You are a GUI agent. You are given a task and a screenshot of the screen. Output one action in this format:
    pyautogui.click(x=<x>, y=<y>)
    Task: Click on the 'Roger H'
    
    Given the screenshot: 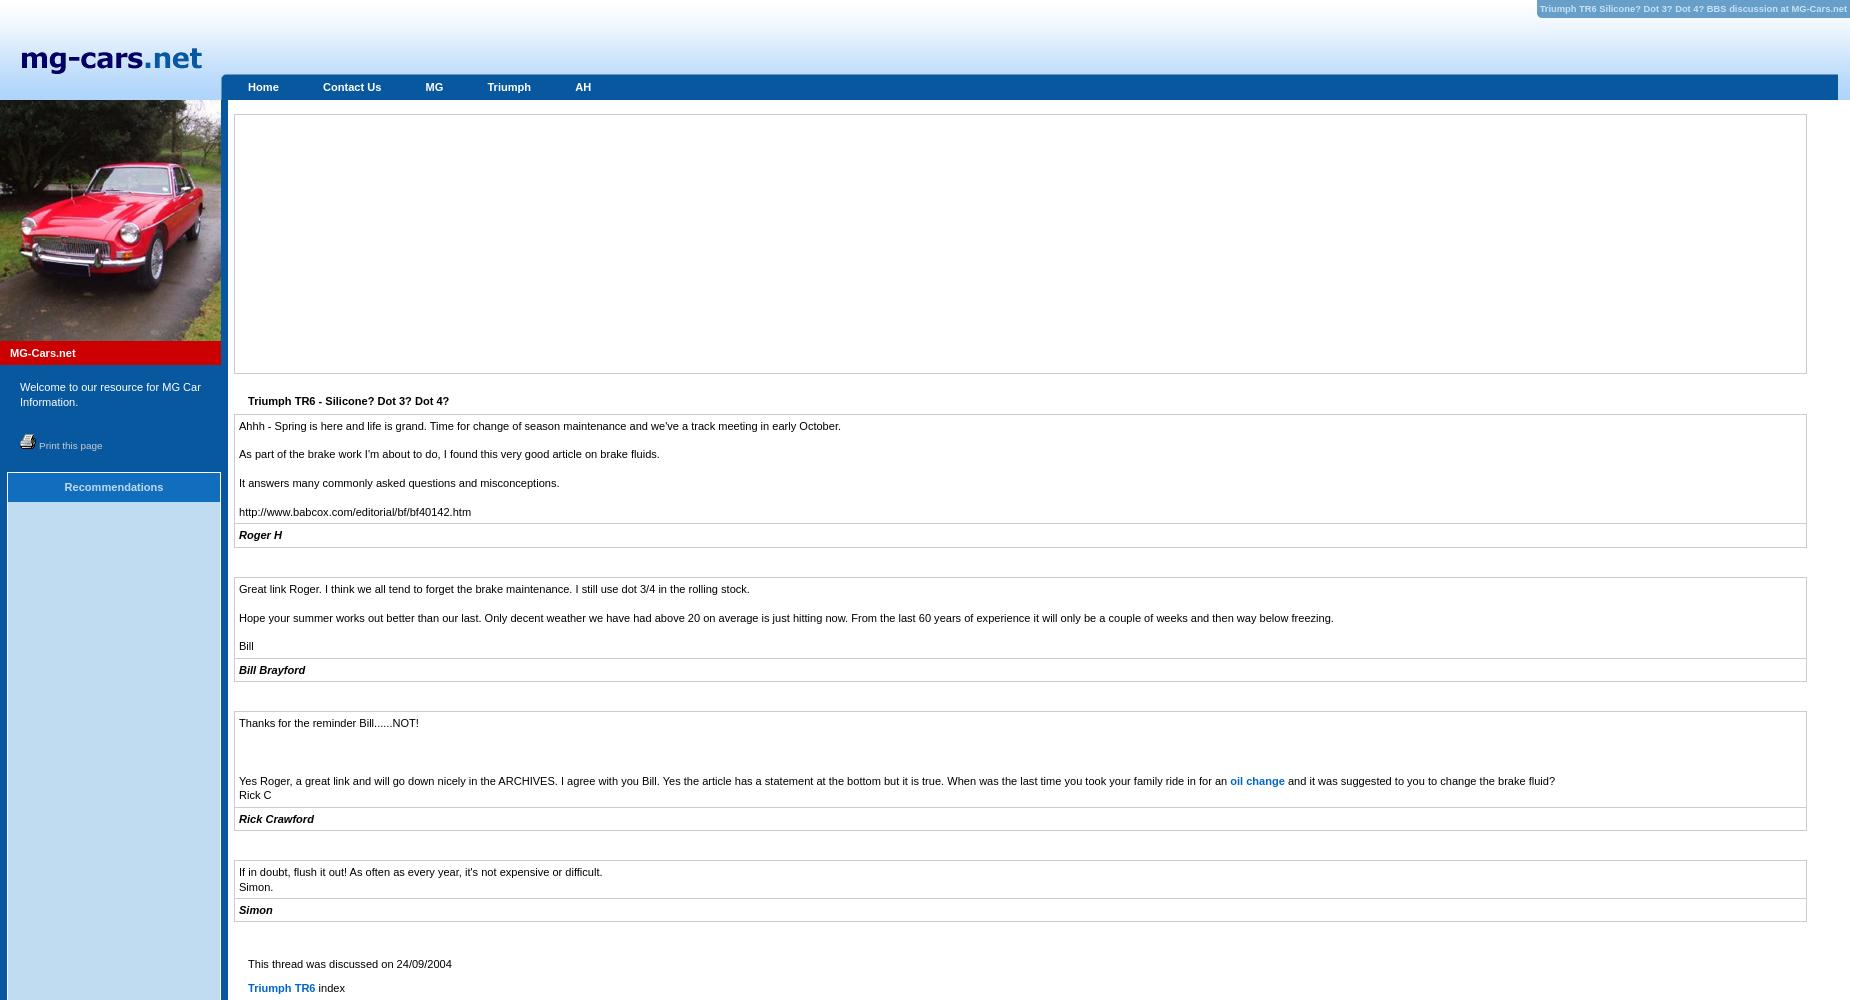 What is the action you would take?
    pyautogui.click(x=258, y=535)
    